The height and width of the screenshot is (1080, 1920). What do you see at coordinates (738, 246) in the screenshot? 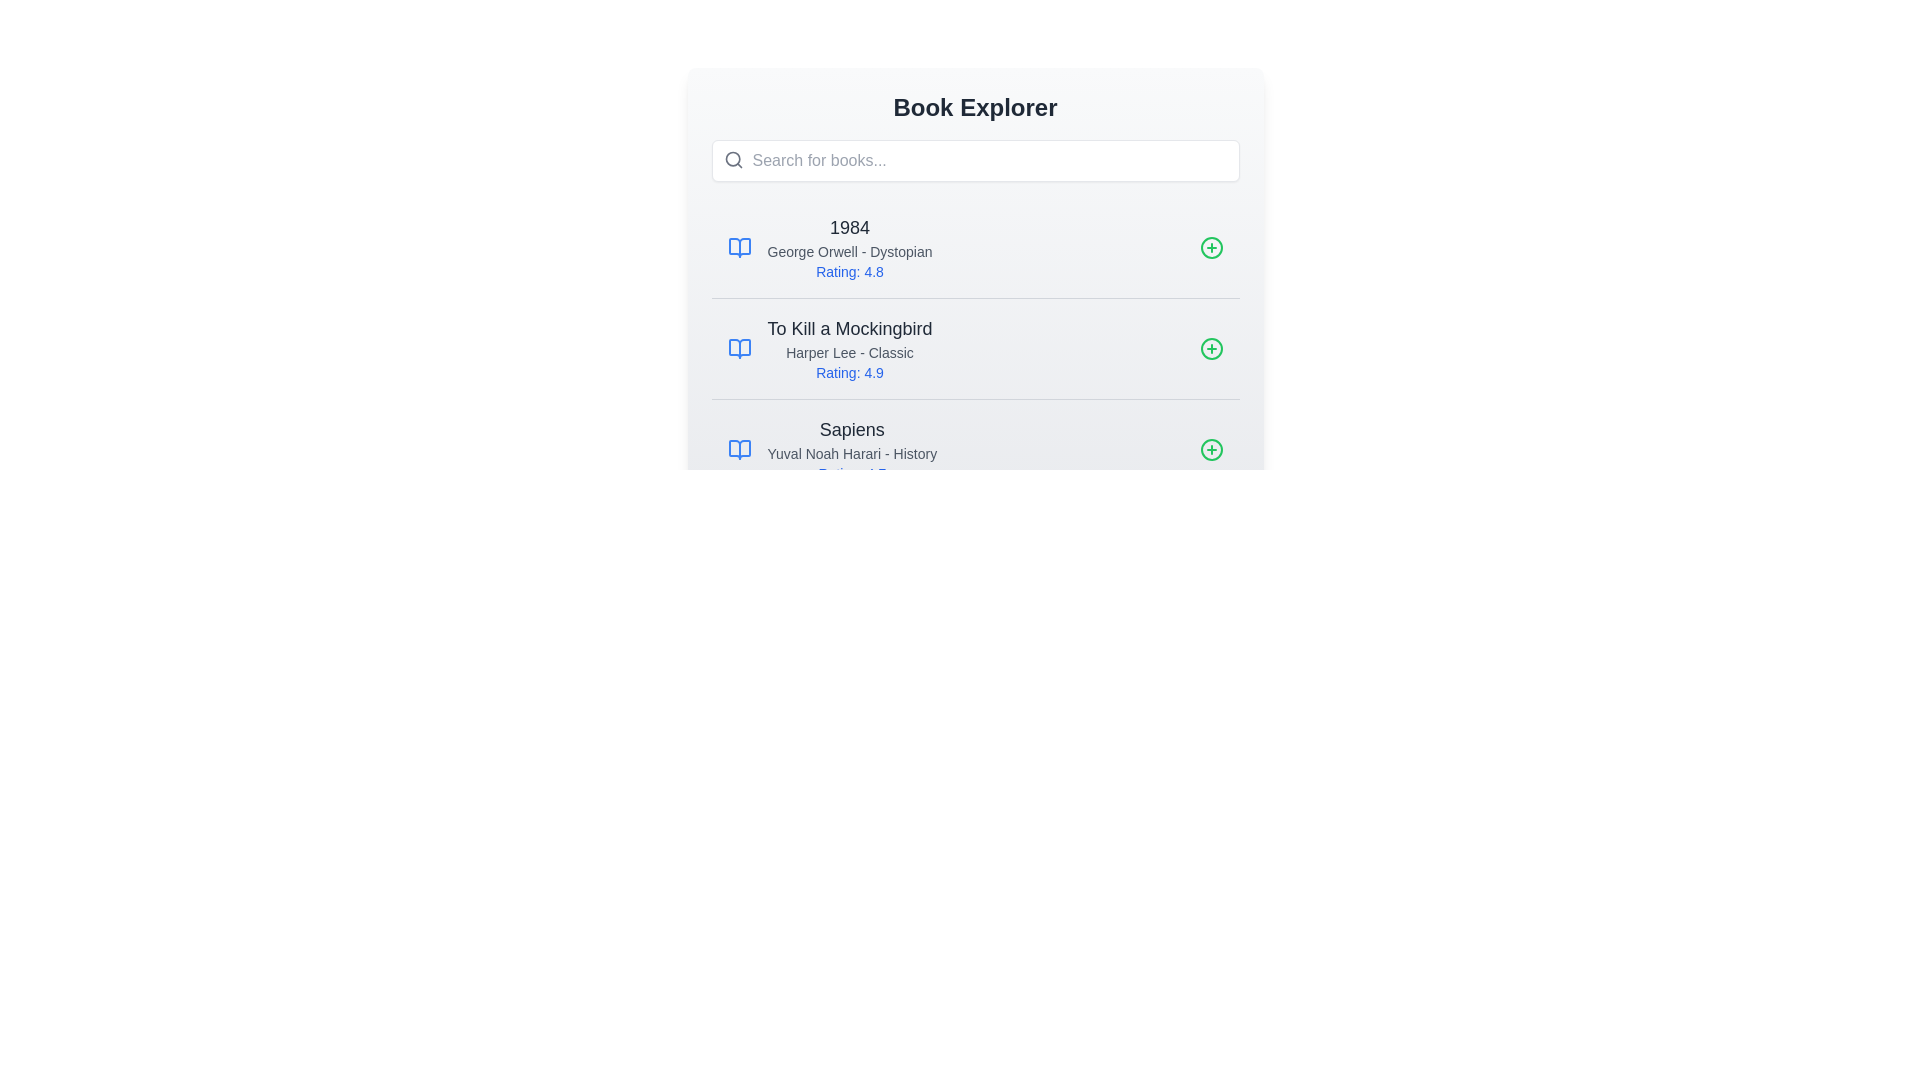
I see `the small blue book icon located to the left of the title '1984'` at bounding box center [738, 246].